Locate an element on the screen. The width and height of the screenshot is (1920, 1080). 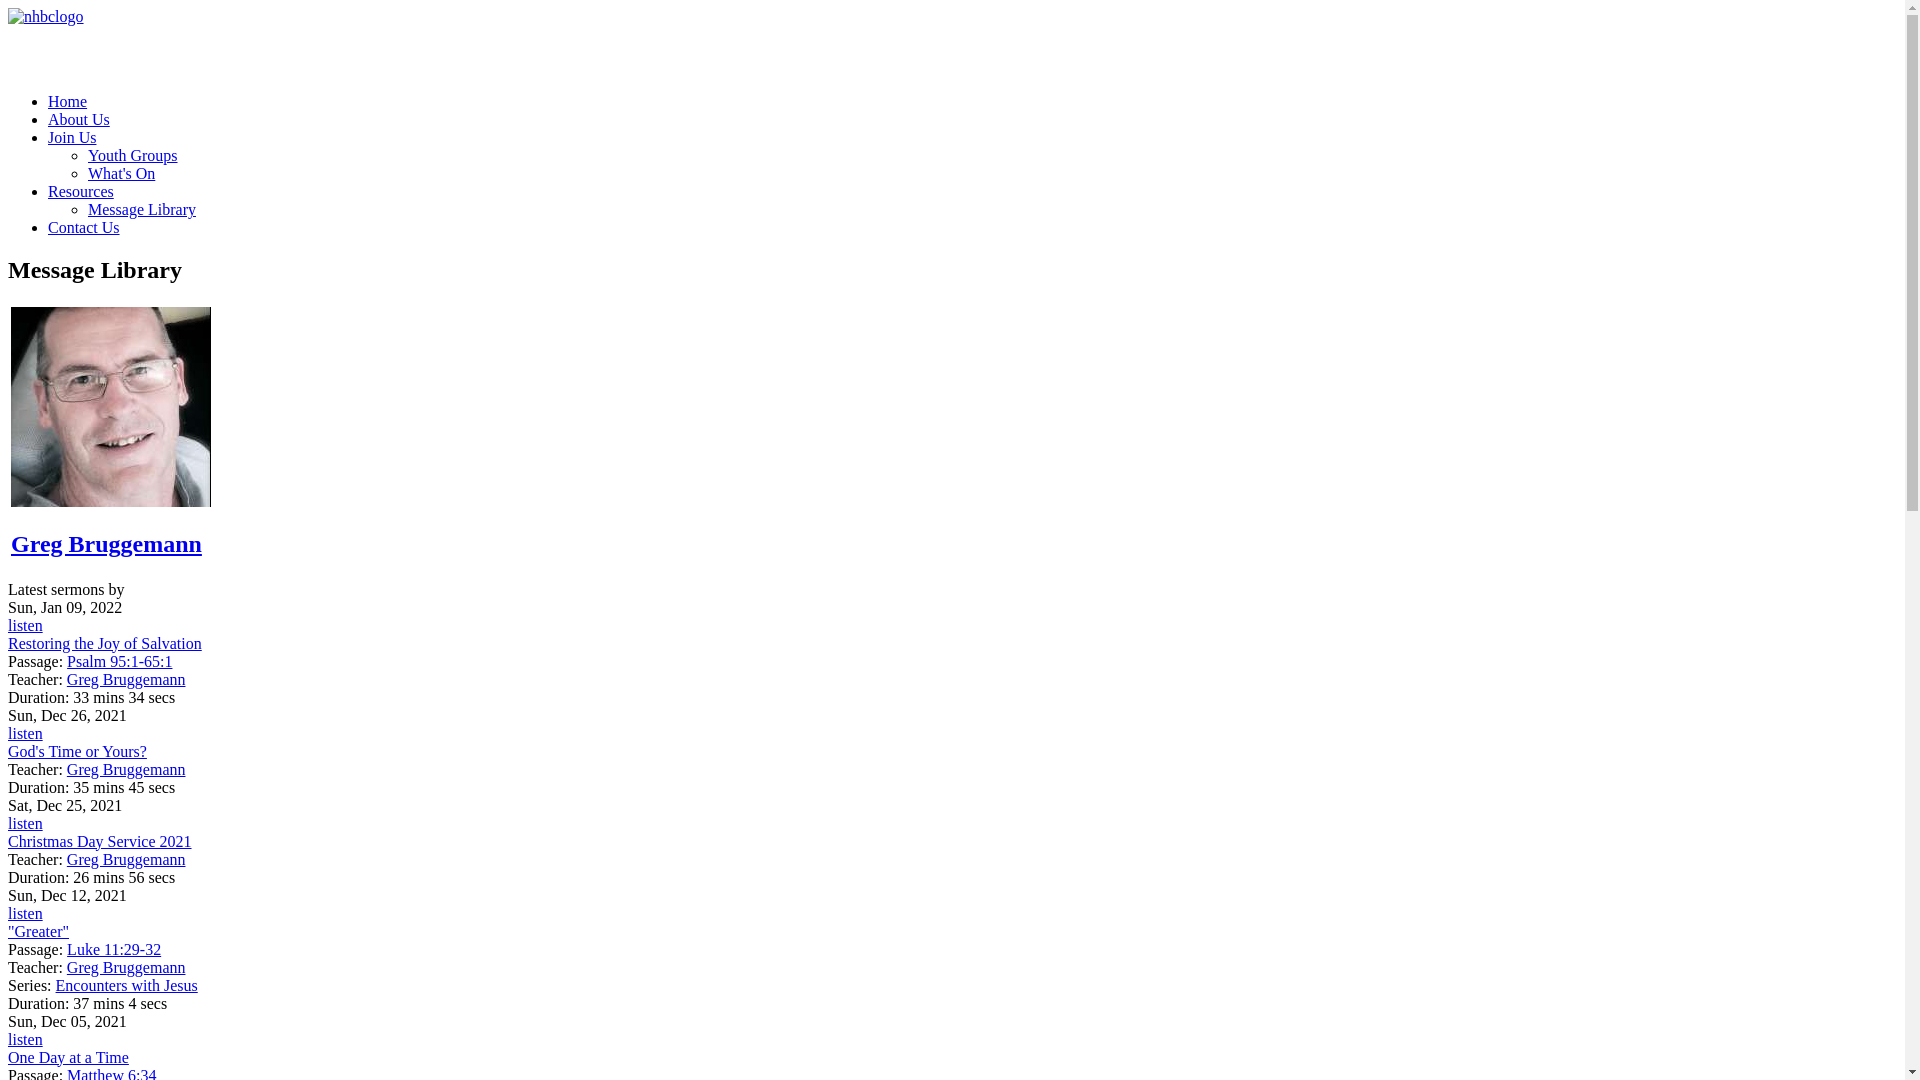
'Psalm 95:1-65:1' is located at coordinates (67, 661).